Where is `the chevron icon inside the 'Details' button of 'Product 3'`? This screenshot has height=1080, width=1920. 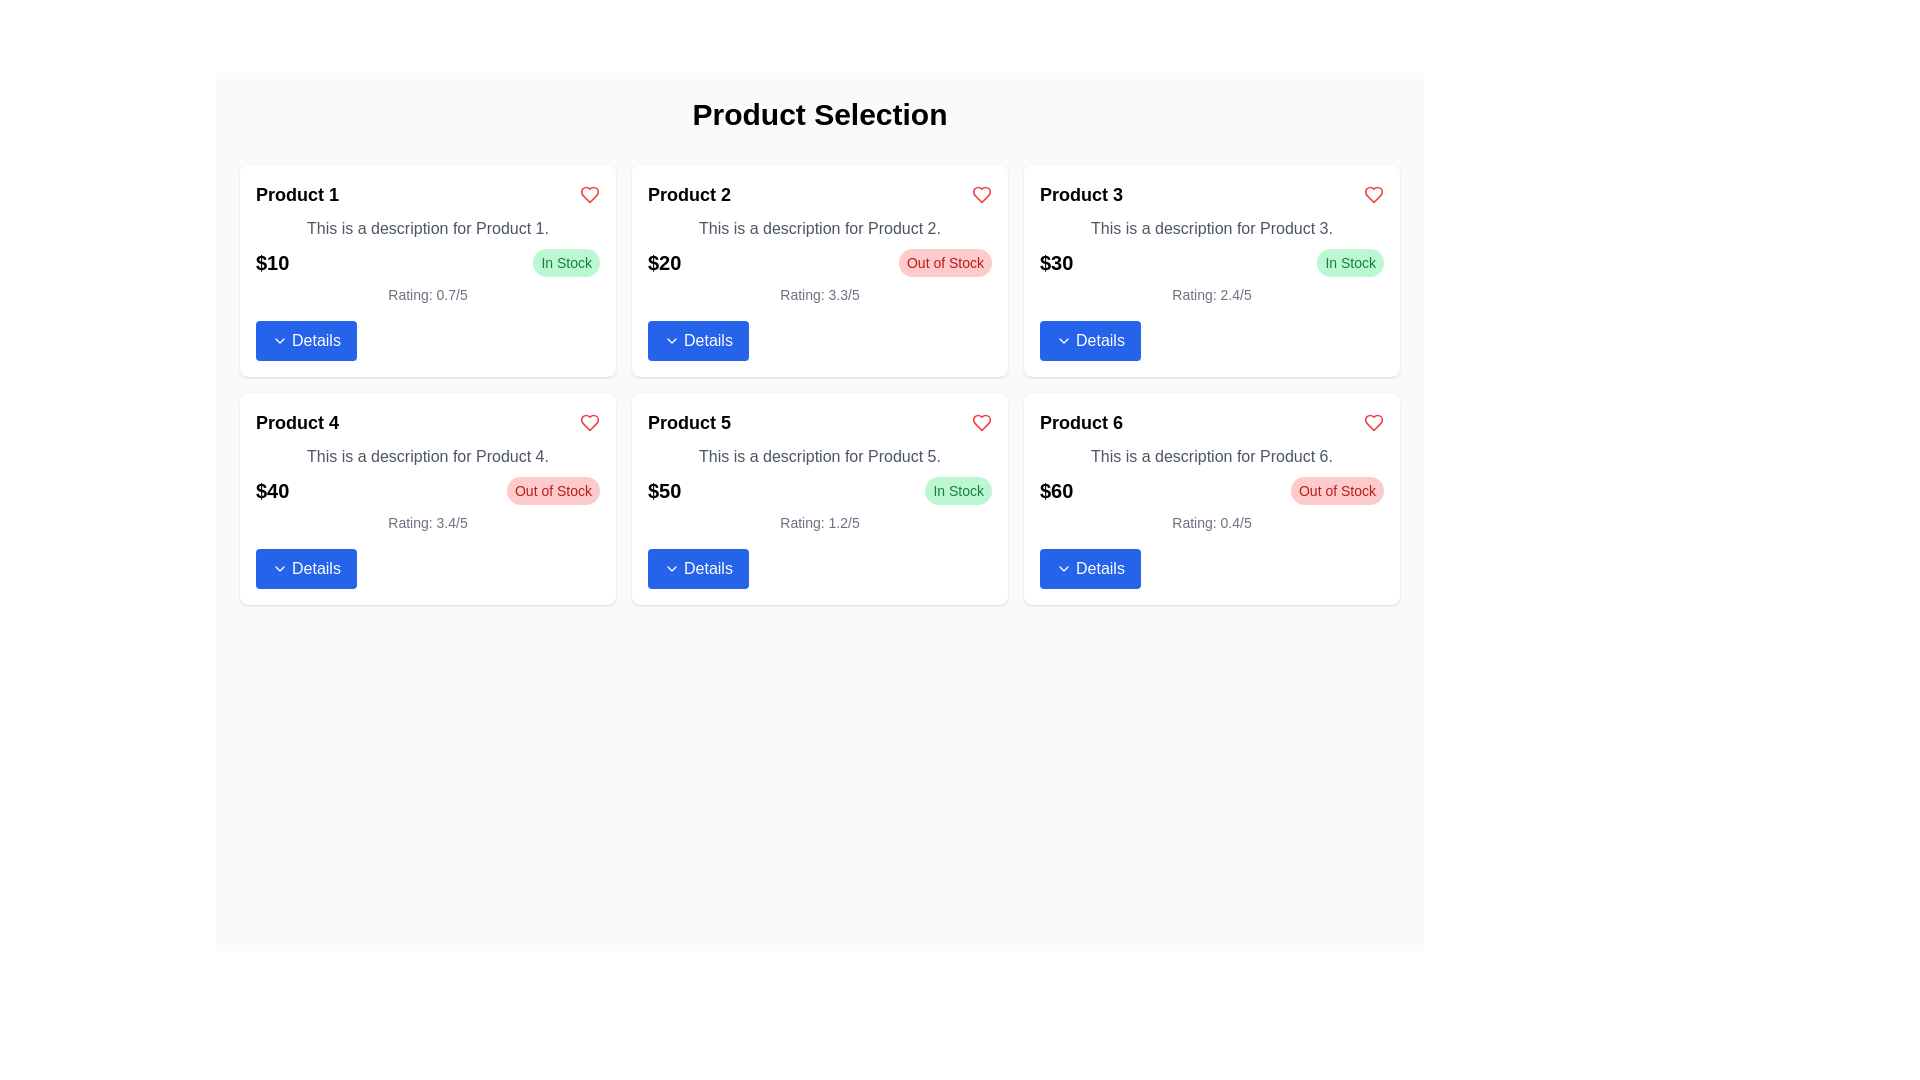 the chevron icon inside the 'Details' button of 'Product 3' is located at coordinates (1063, 339).